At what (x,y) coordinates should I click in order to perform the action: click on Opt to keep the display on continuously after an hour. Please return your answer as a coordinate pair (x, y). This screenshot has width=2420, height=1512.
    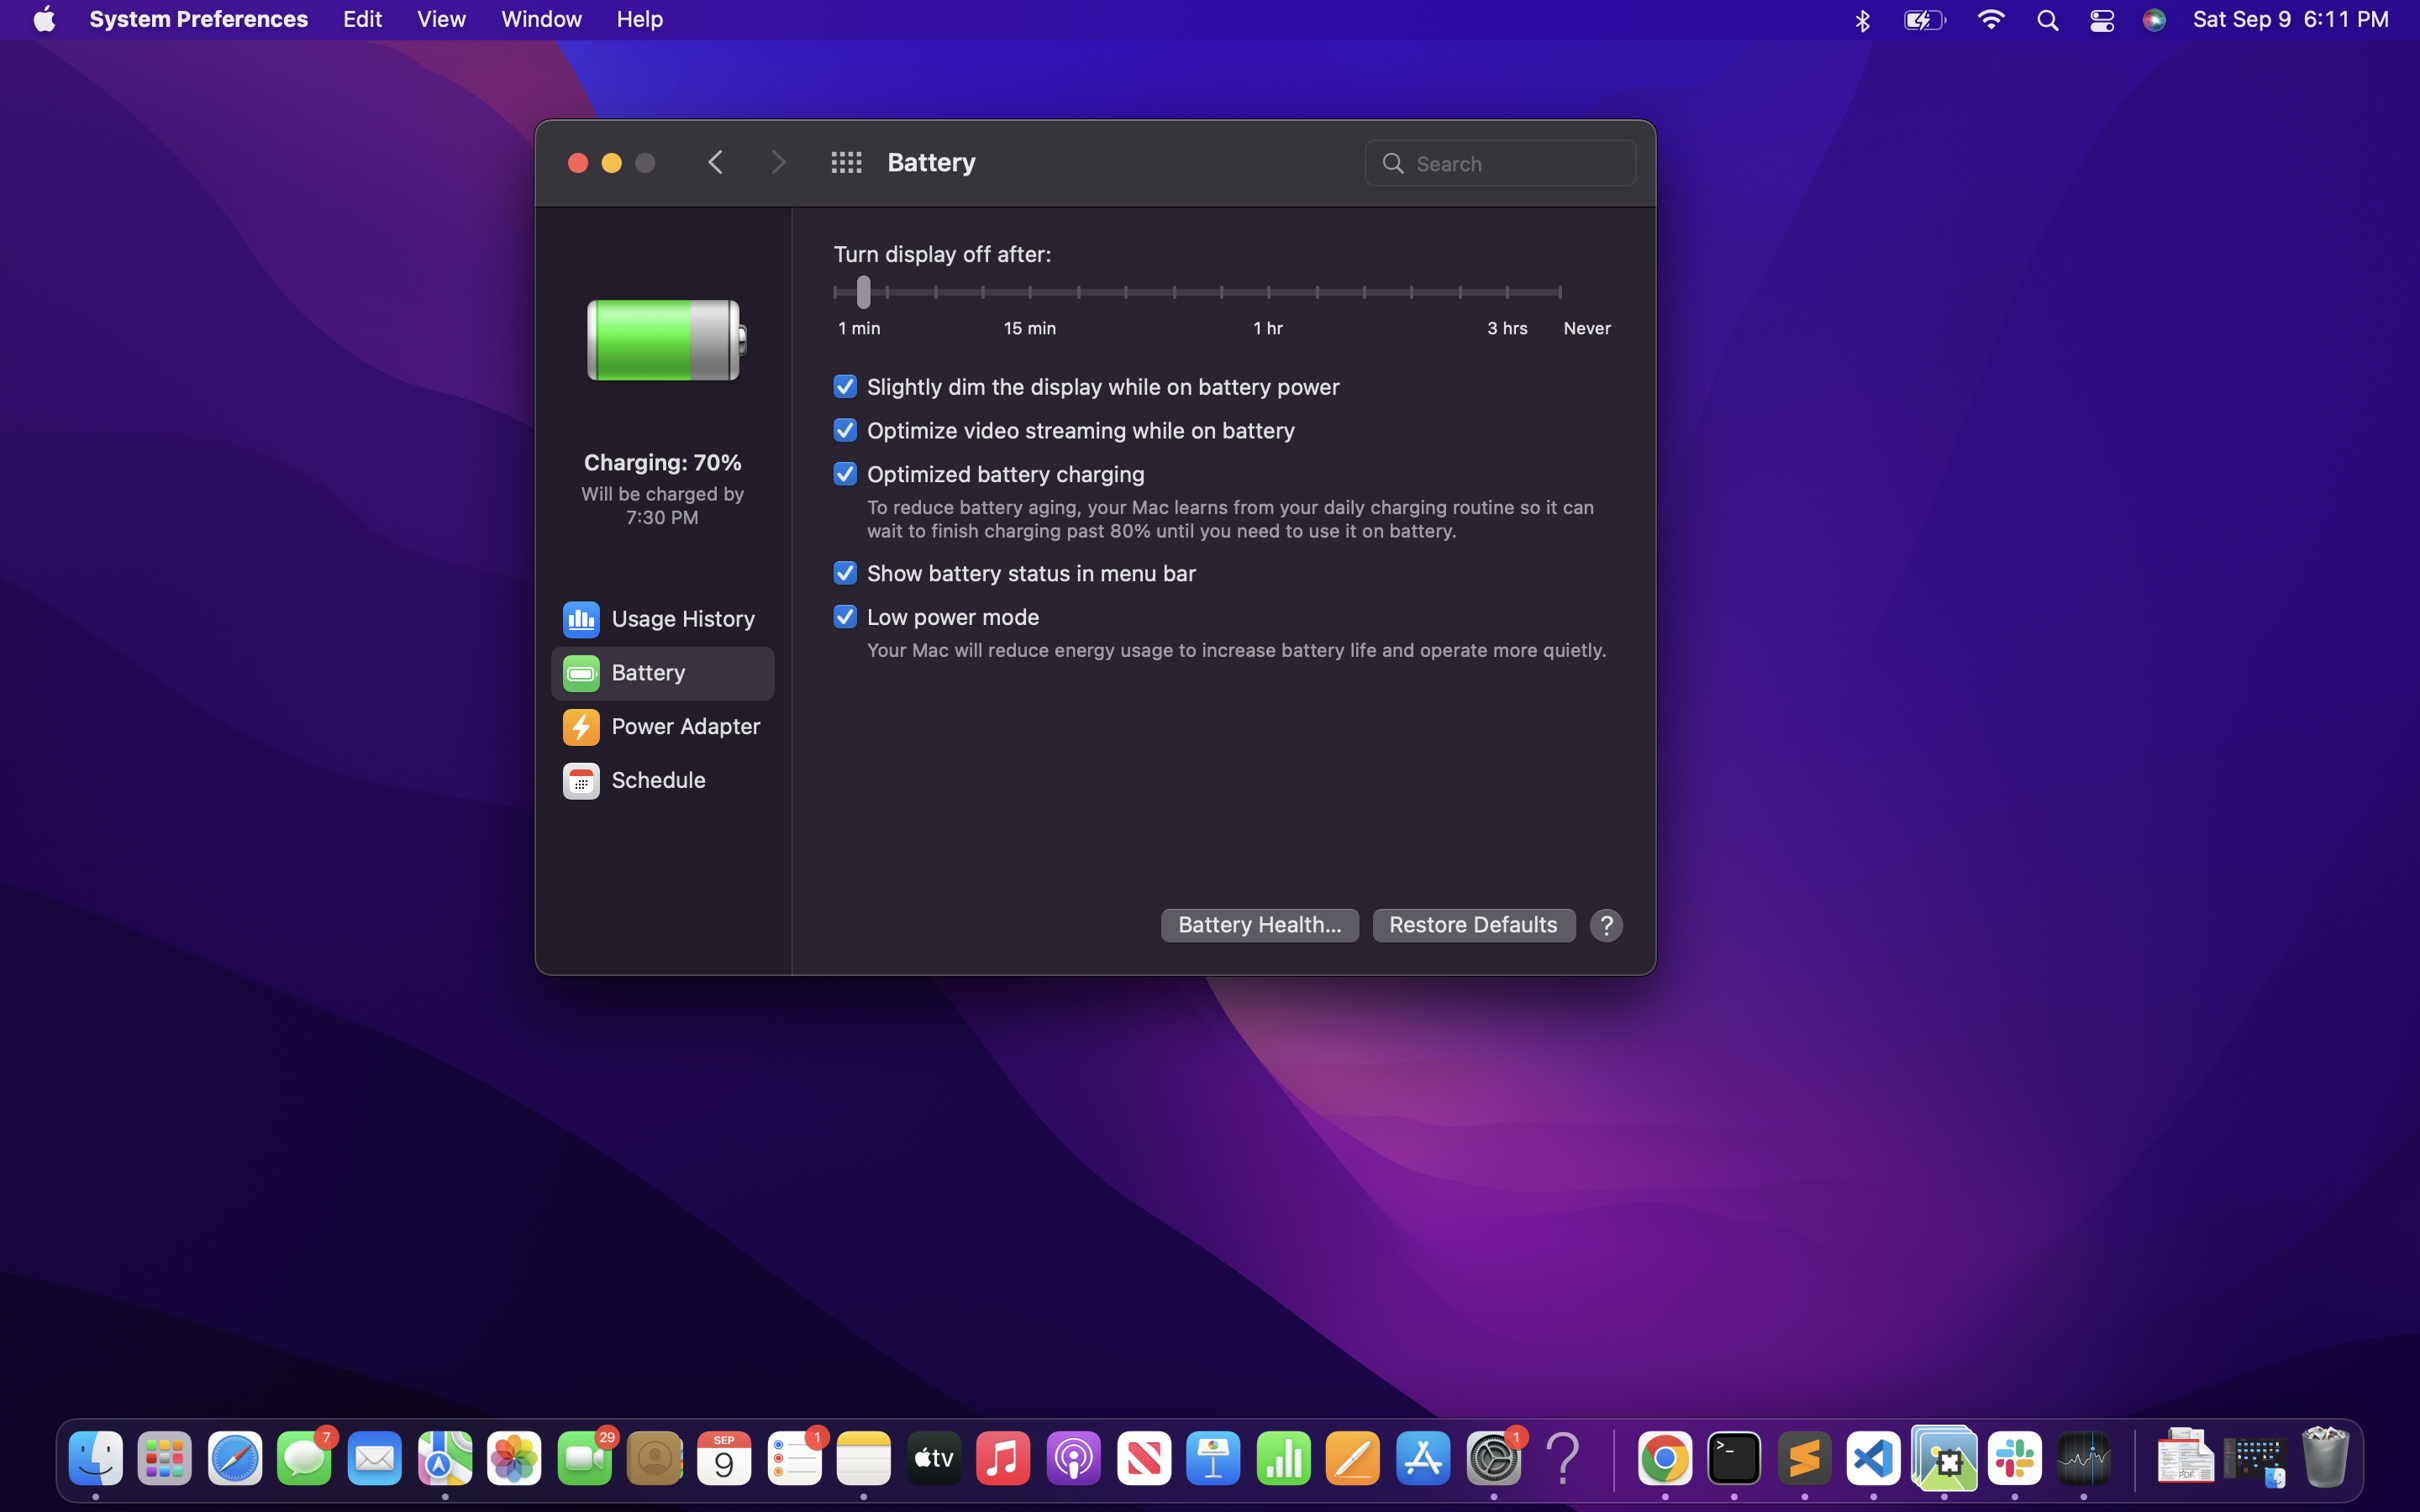
    Looking at the image, I should click on (1269, 294).